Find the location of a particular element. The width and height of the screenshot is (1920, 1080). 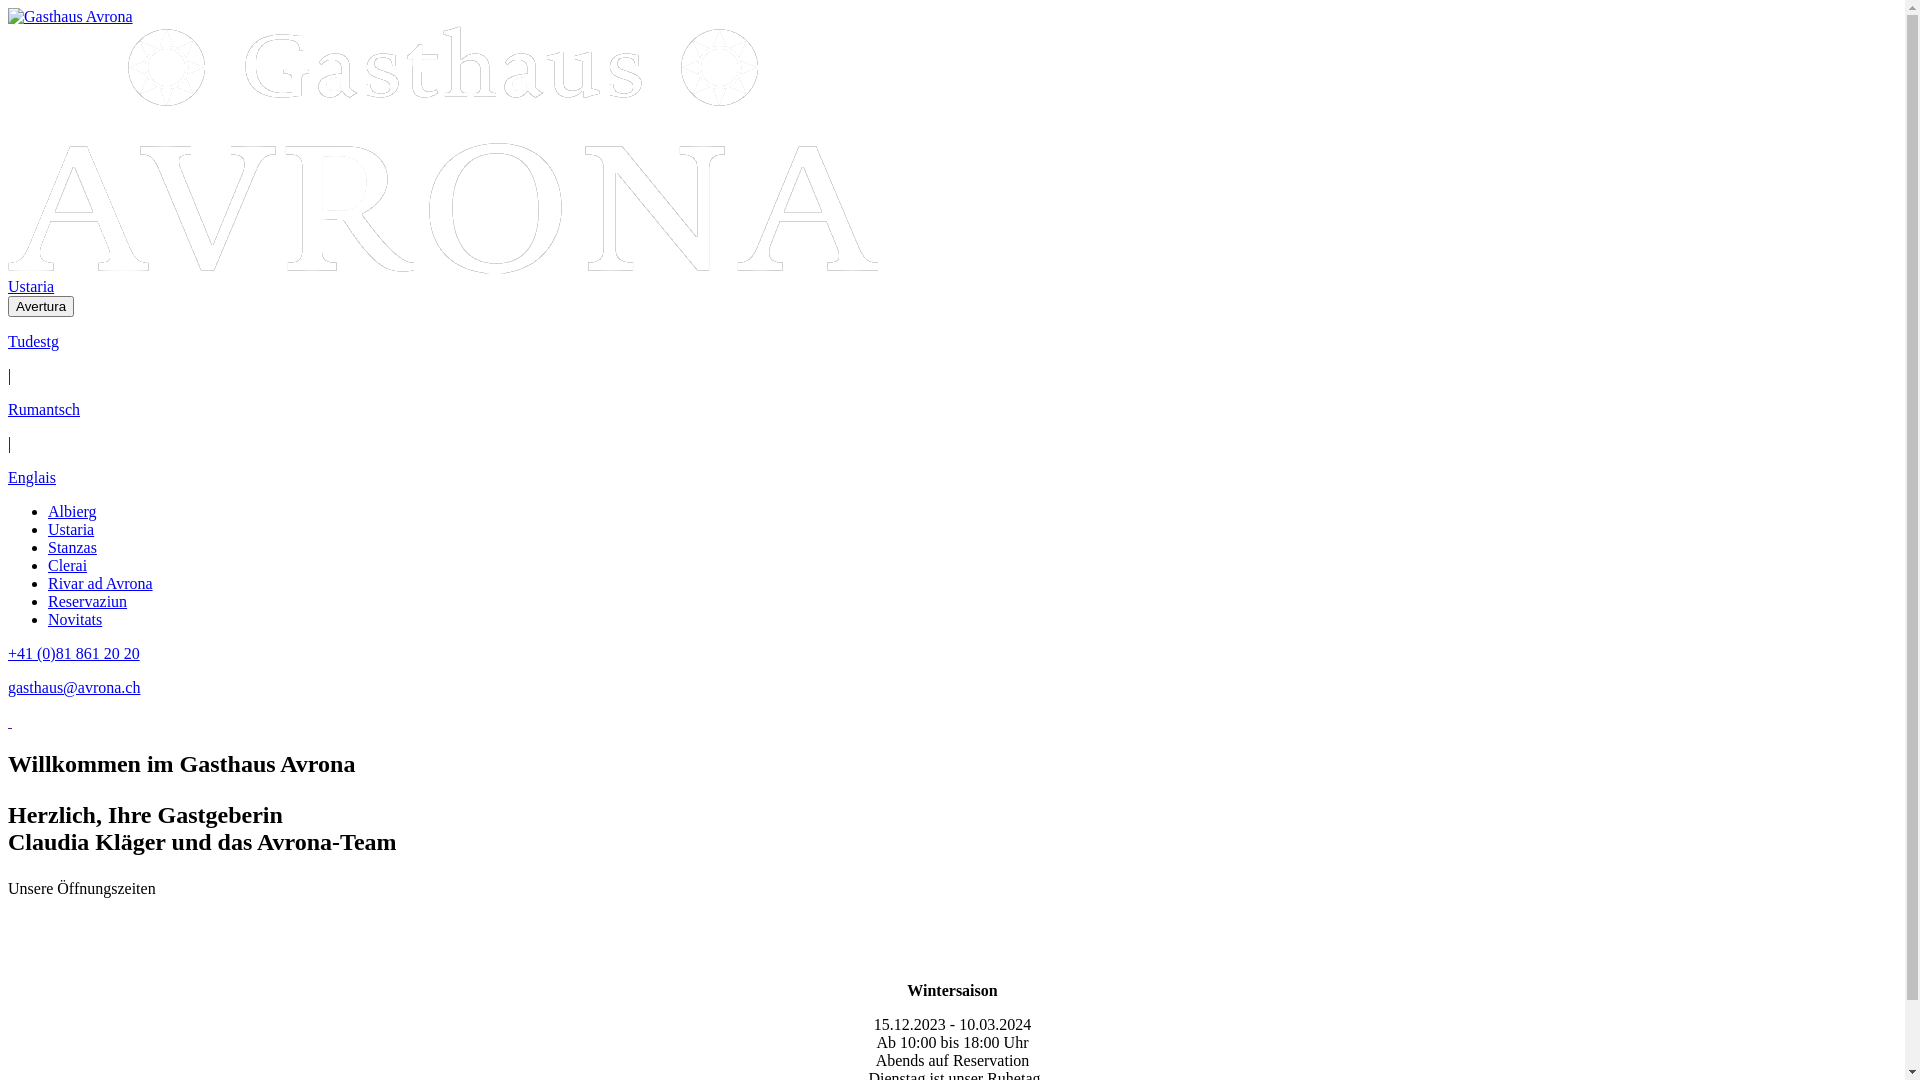

'gasthaus@avrona.ch' is located at coordinates (8, 686).